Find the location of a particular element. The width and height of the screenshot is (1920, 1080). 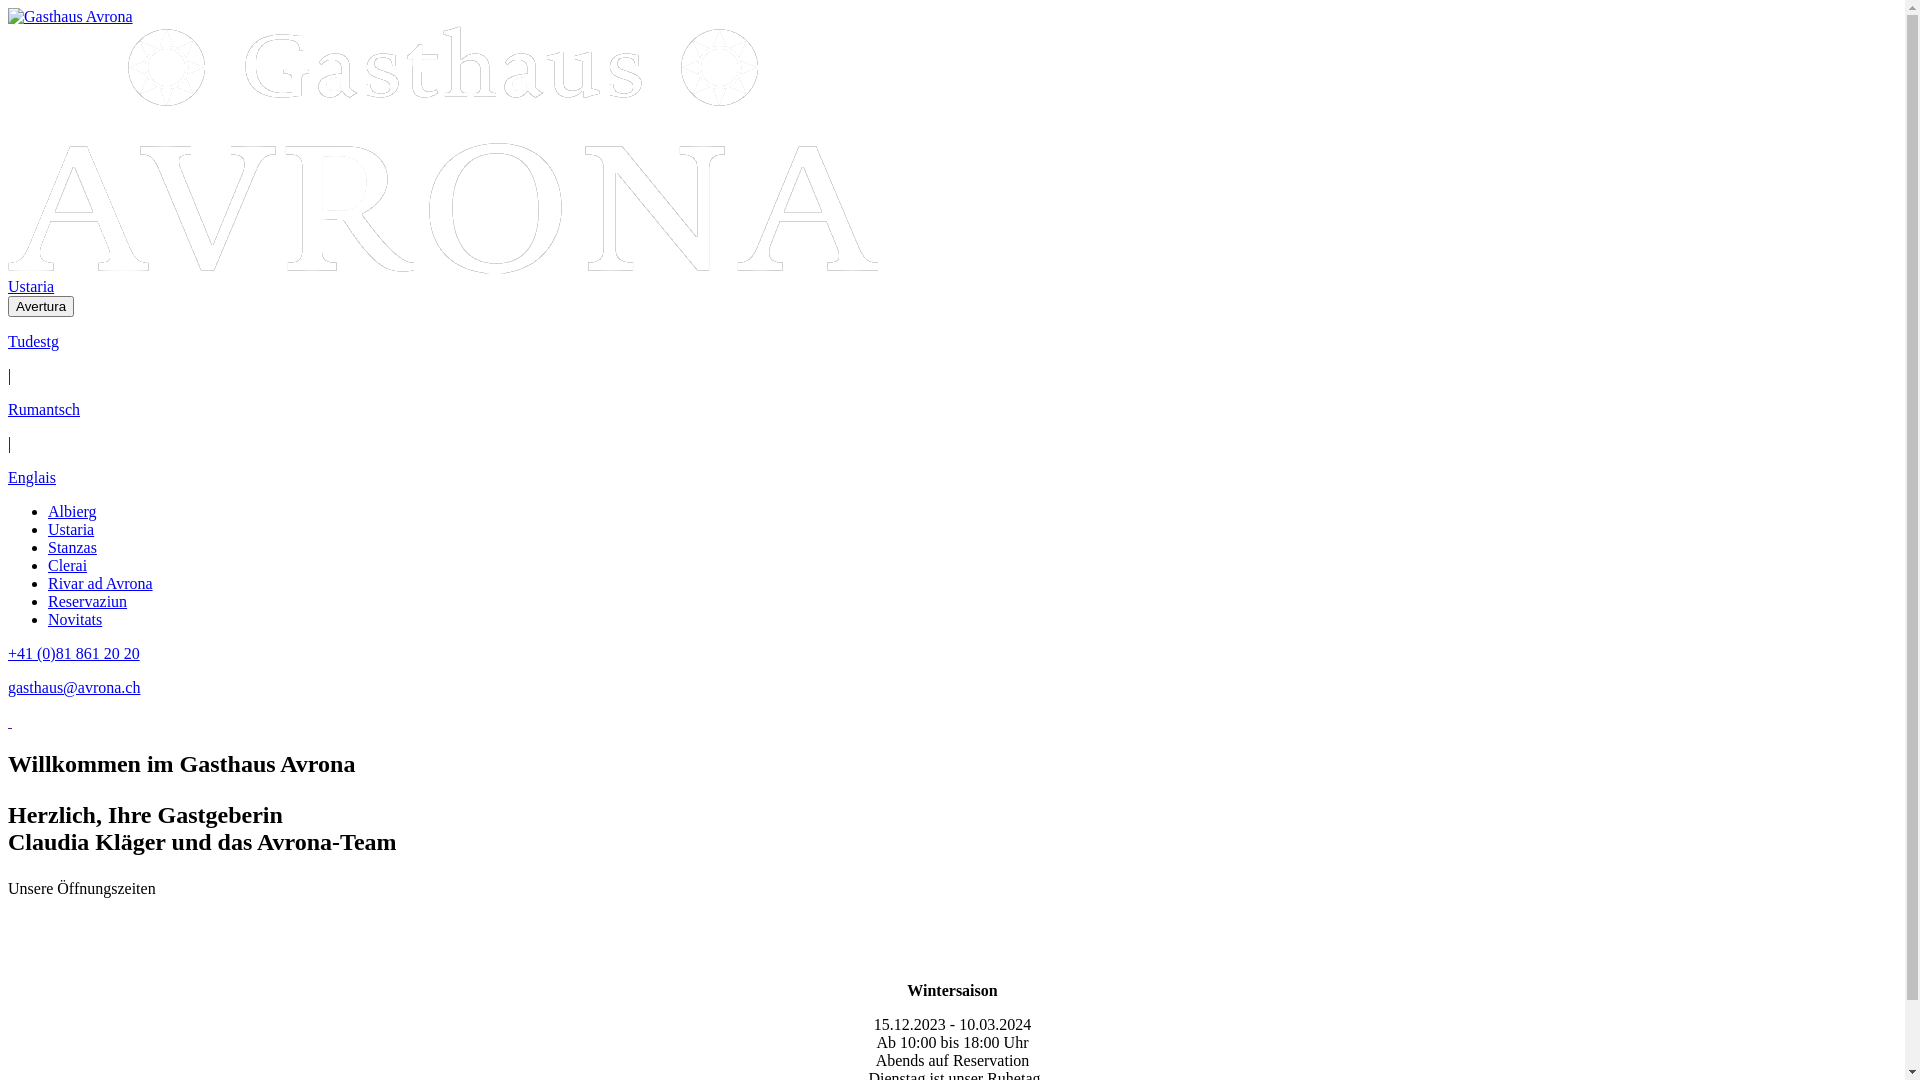

'gasthaus@avrona.ch' is located at coordinates (8, 686).